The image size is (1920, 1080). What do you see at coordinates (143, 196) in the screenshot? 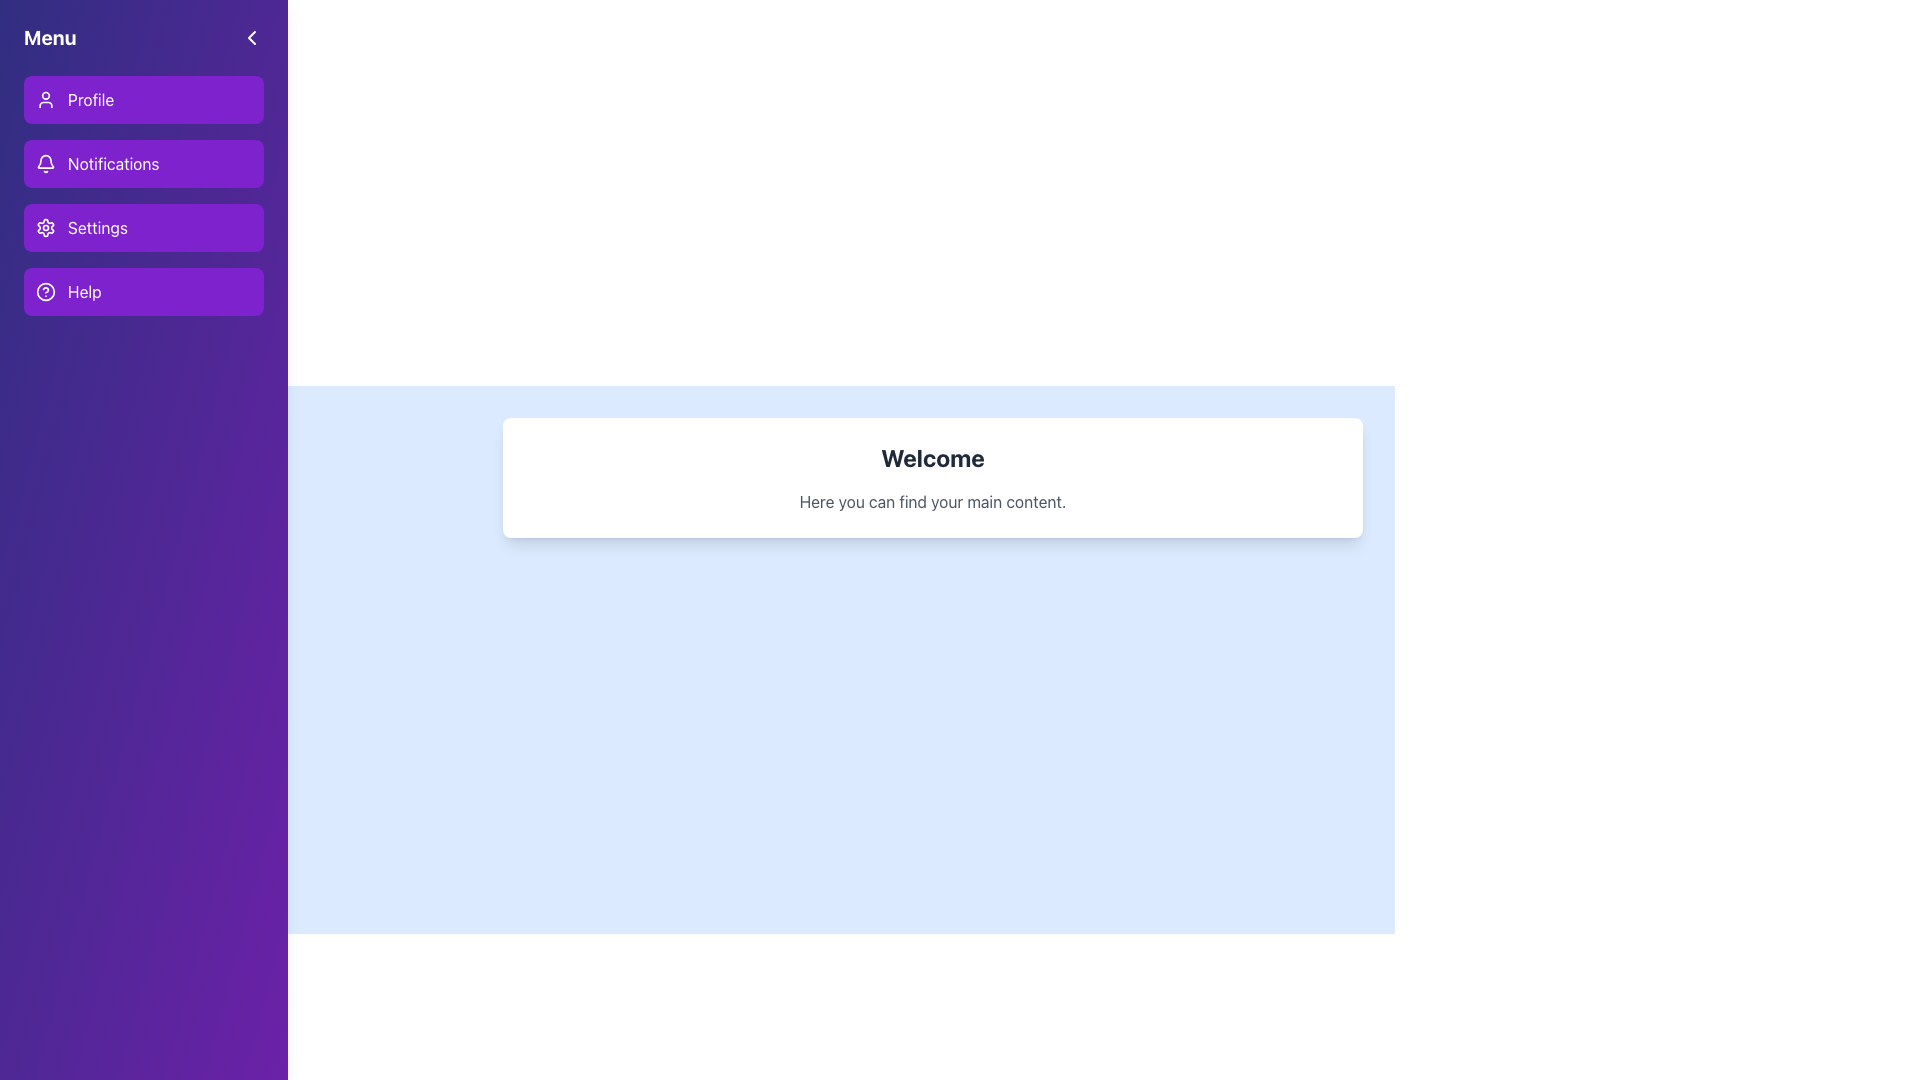
I see `the 'Notifications' button with a purple background that features a bell icon, located in the vertical menu below the 'Profile' option` at bounding box center [143, 196].